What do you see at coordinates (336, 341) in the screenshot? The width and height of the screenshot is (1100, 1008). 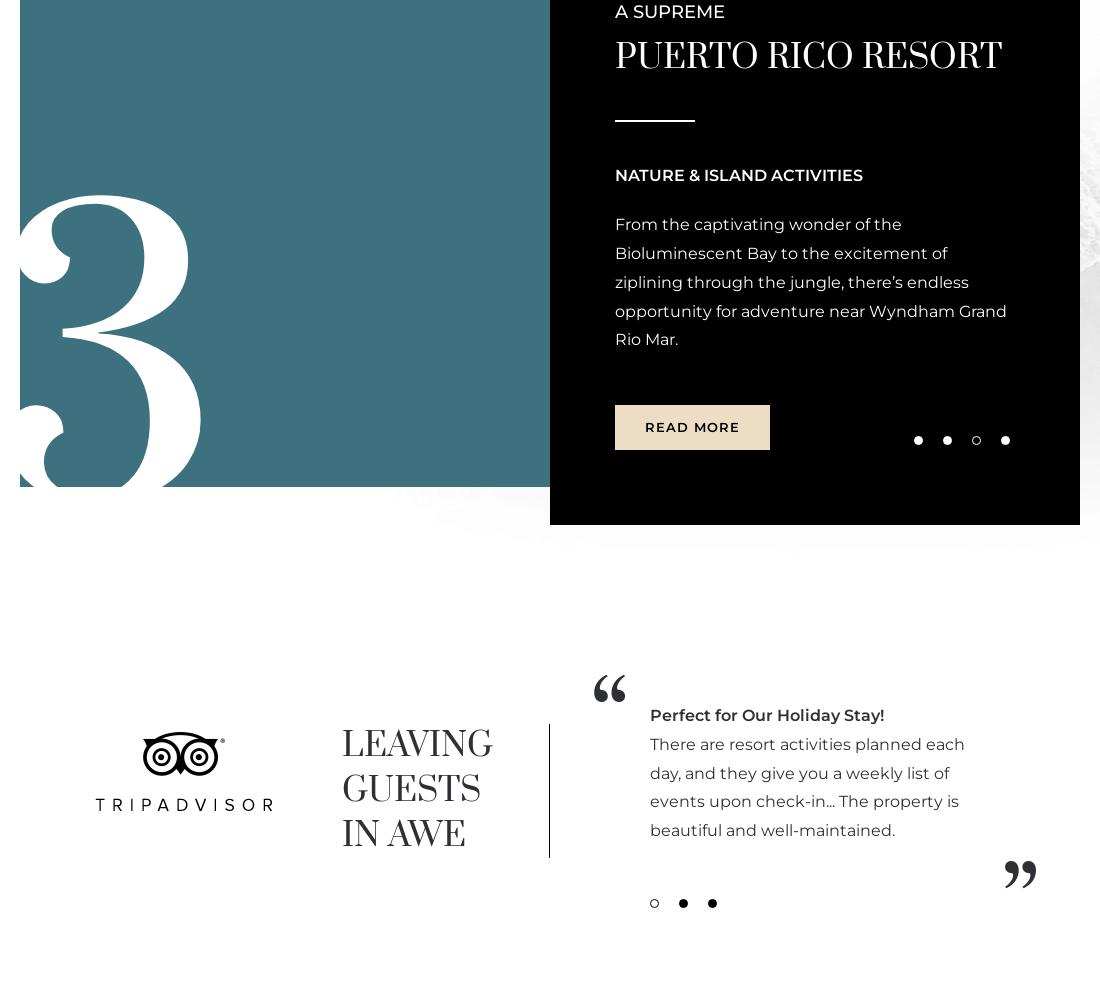 I see `'FAQ'` at bounding box center [336, 341].